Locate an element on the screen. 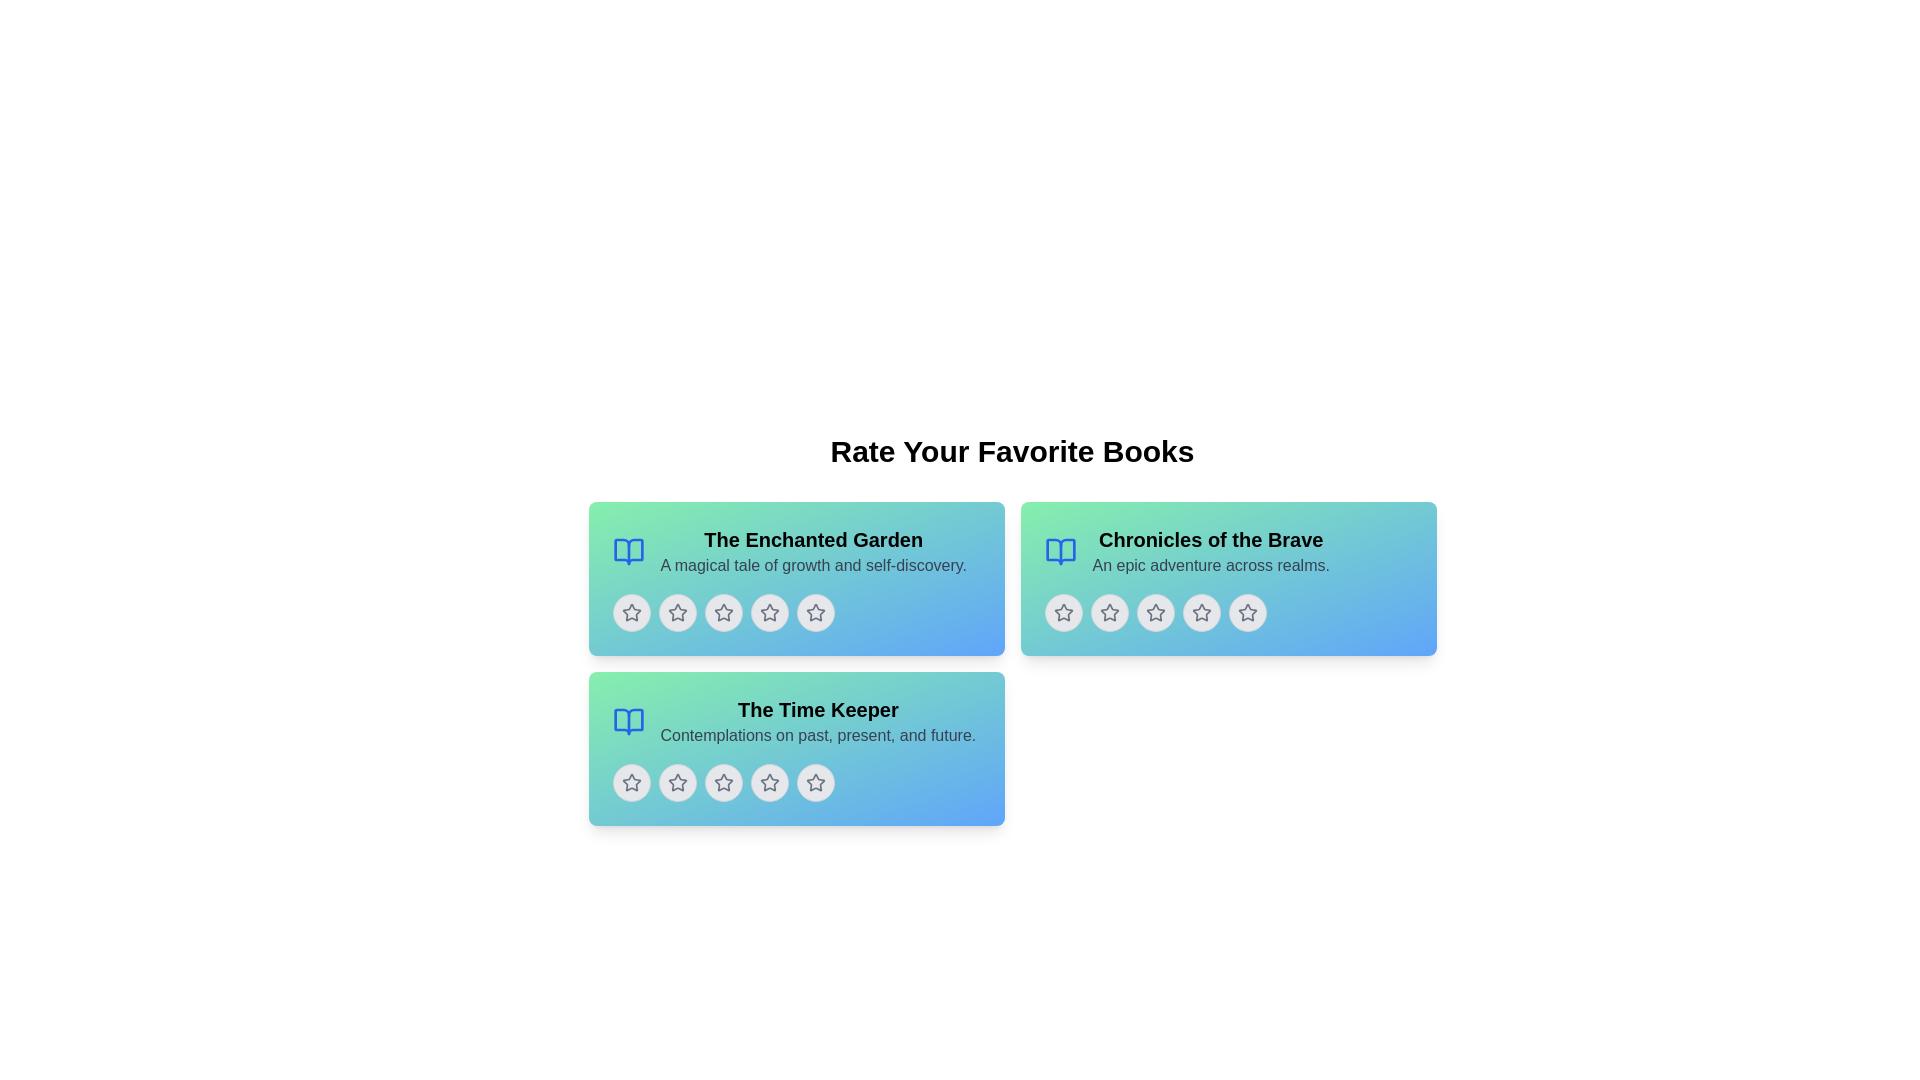 The height and width of the screenshot is (1080, 1920). the fifth interactive star rating button, which is outlined in grey and set within a light-grey circular button, to rate it is located at coordinates (795, 612).